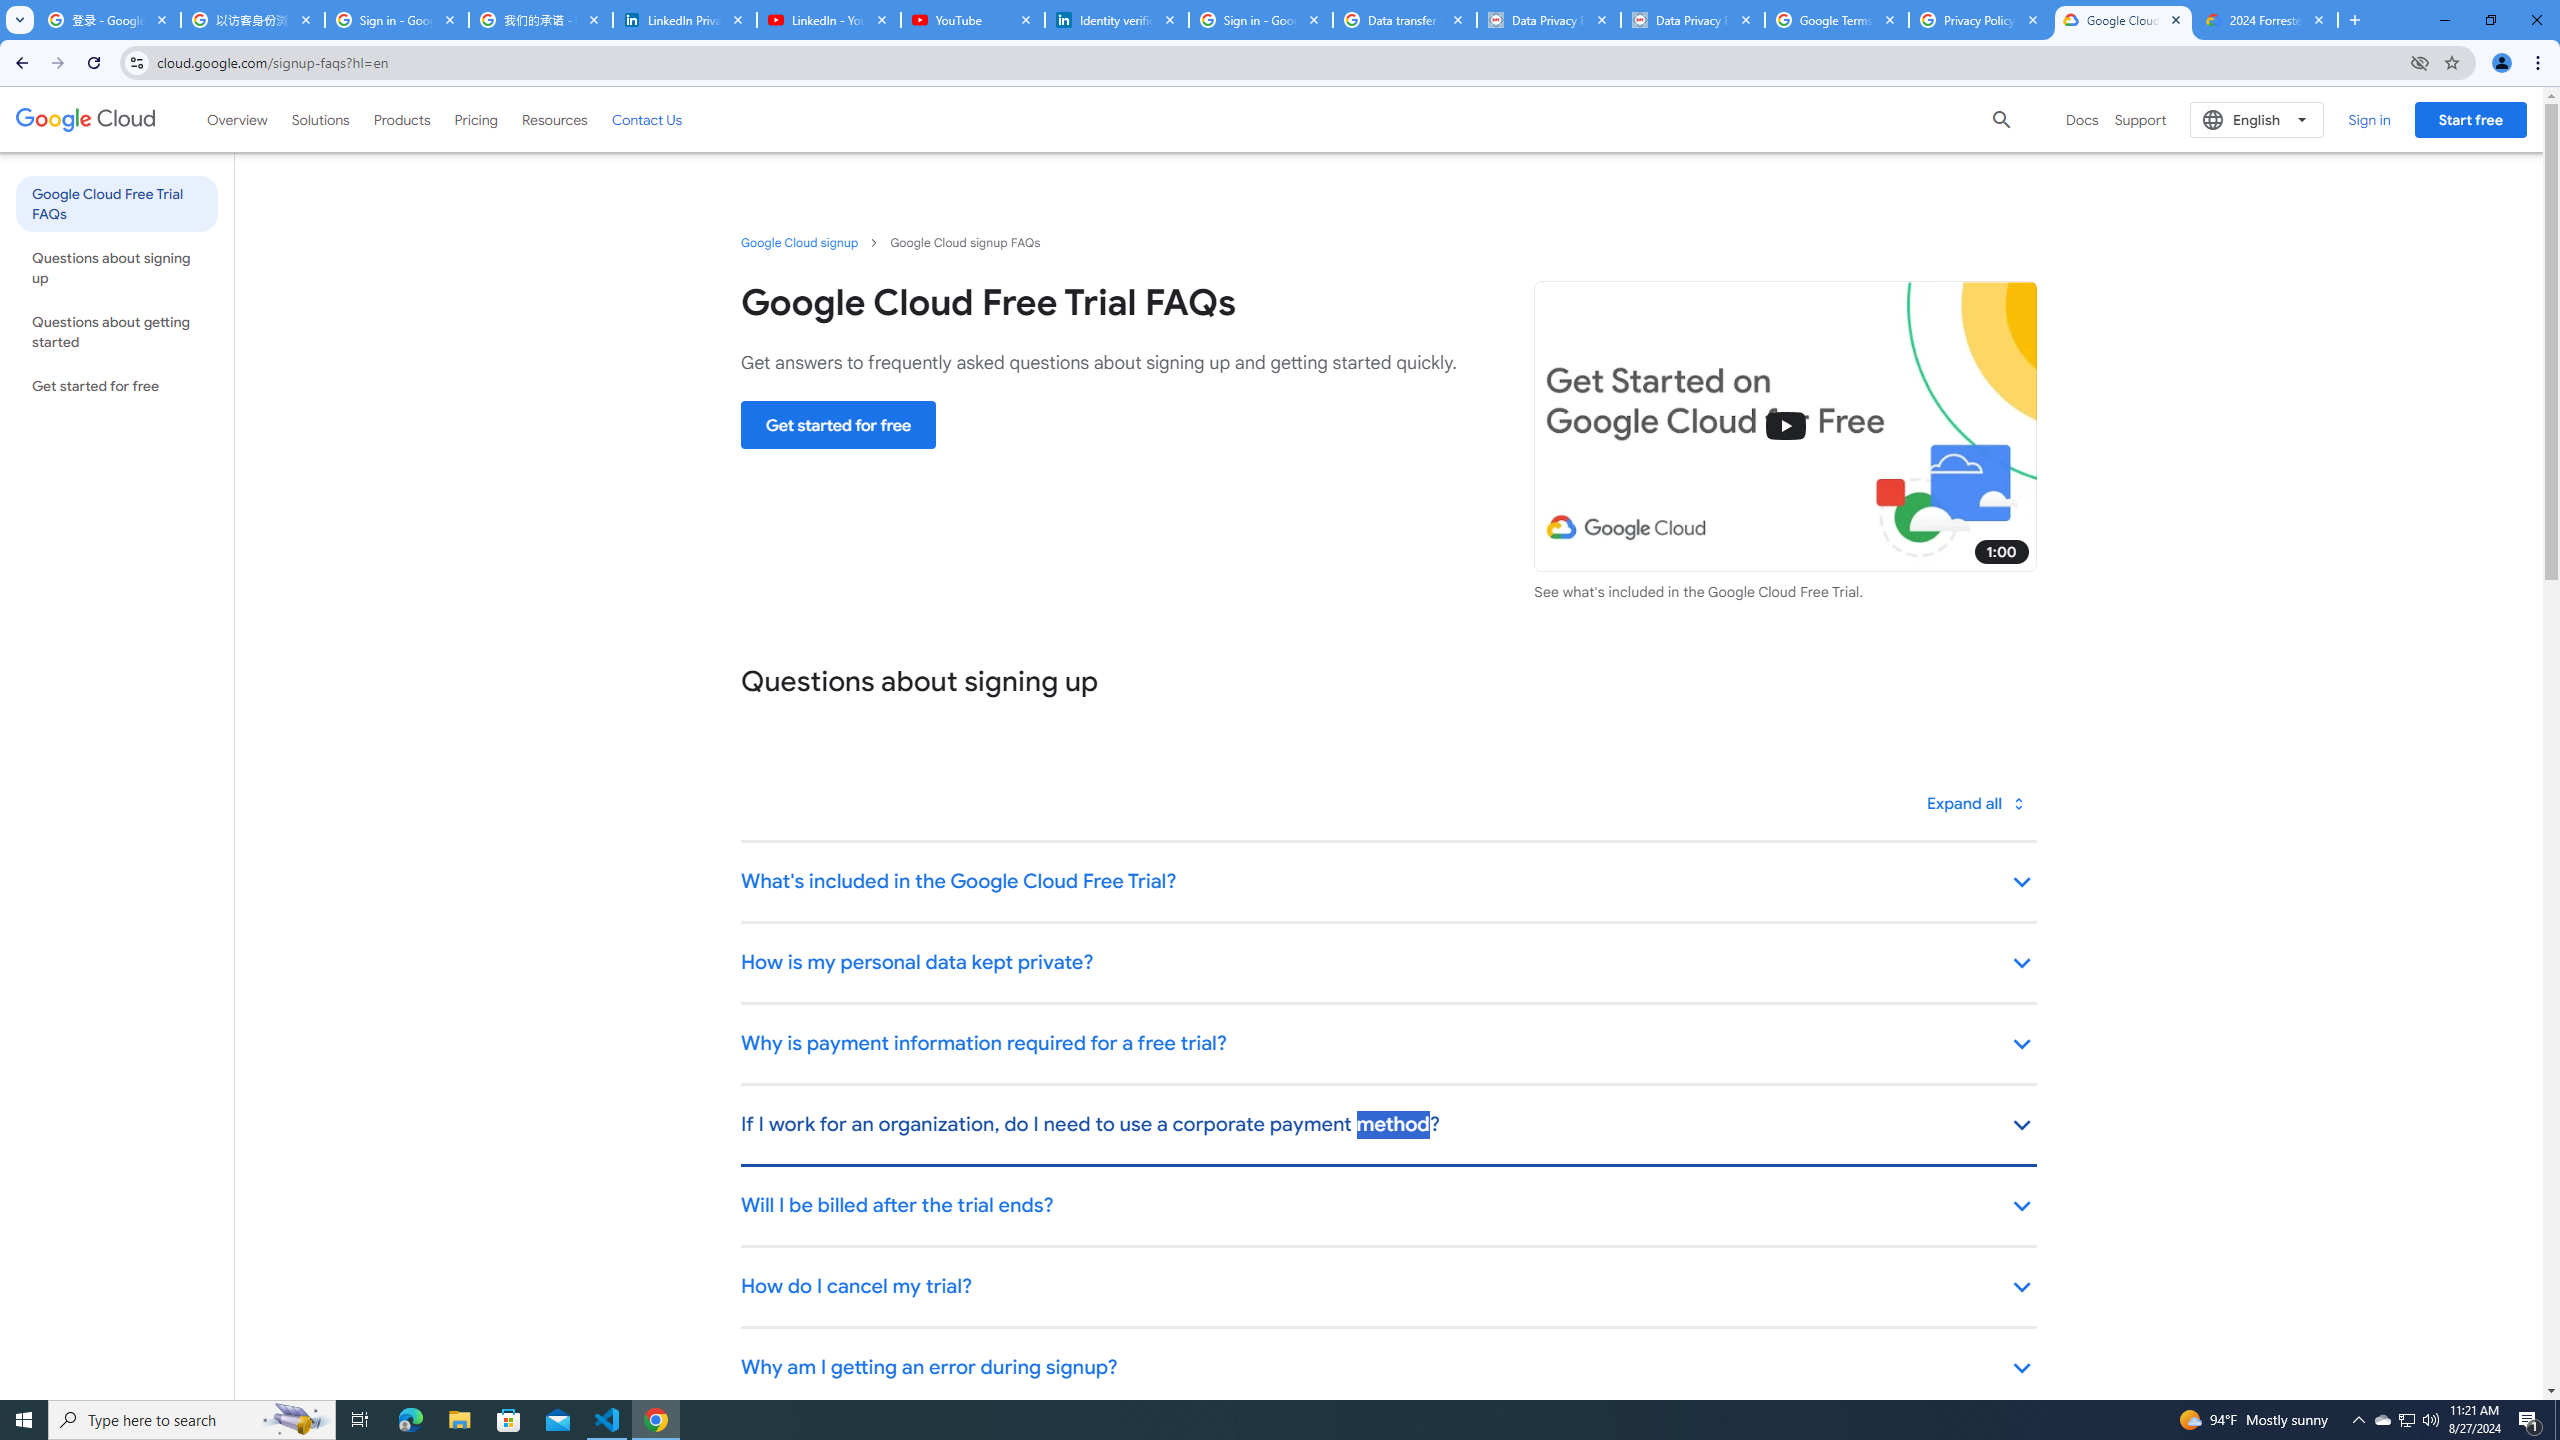 The image size is (2560, 1440). What do you see at coordinates (971, 19) in the screenshot?
I see `'YouTube'` at bounding box center [971, 19].